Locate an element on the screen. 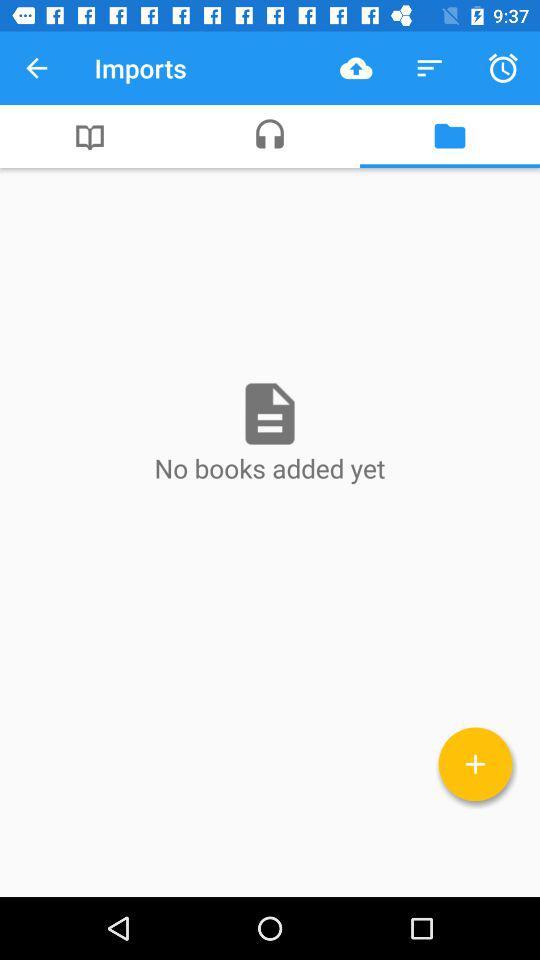  the add icon is located at coordinates (474, 763).